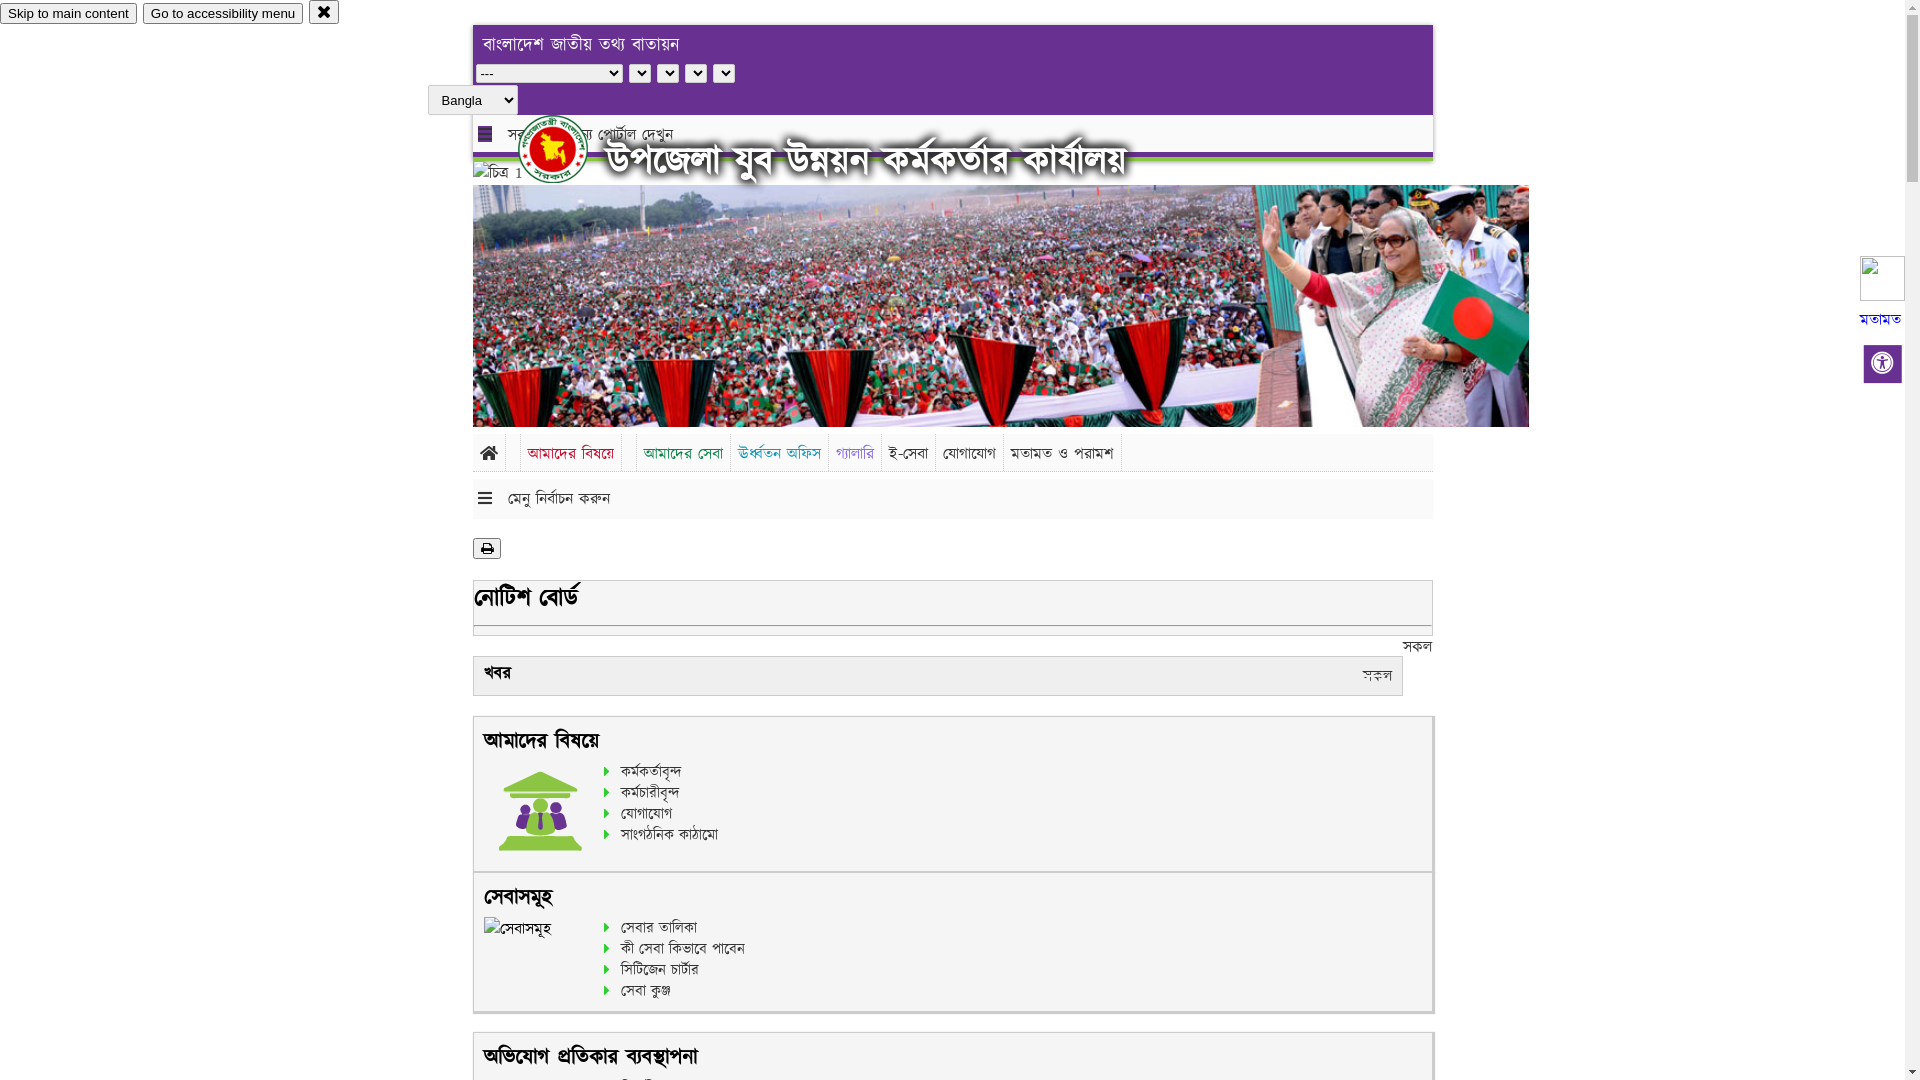 This screenshot has width=1920, height=1080. I want to click on 'Skip to main content', so click(0, 13).